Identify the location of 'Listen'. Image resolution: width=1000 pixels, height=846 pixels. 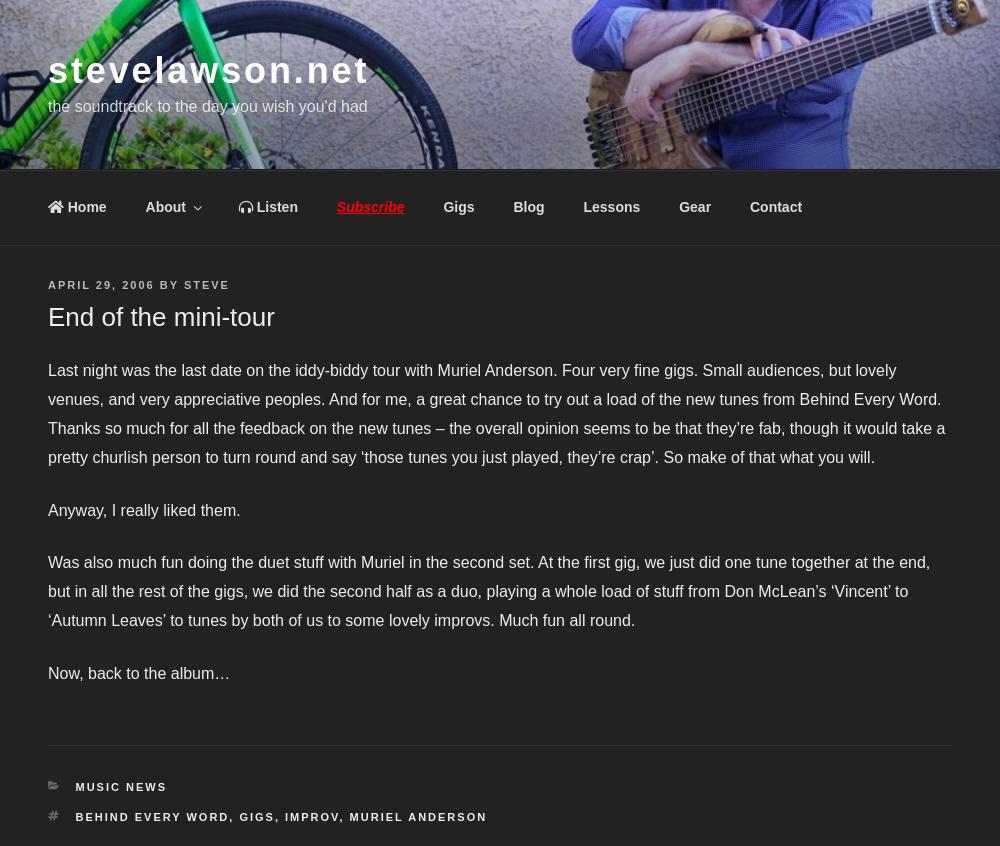
(274, 206).